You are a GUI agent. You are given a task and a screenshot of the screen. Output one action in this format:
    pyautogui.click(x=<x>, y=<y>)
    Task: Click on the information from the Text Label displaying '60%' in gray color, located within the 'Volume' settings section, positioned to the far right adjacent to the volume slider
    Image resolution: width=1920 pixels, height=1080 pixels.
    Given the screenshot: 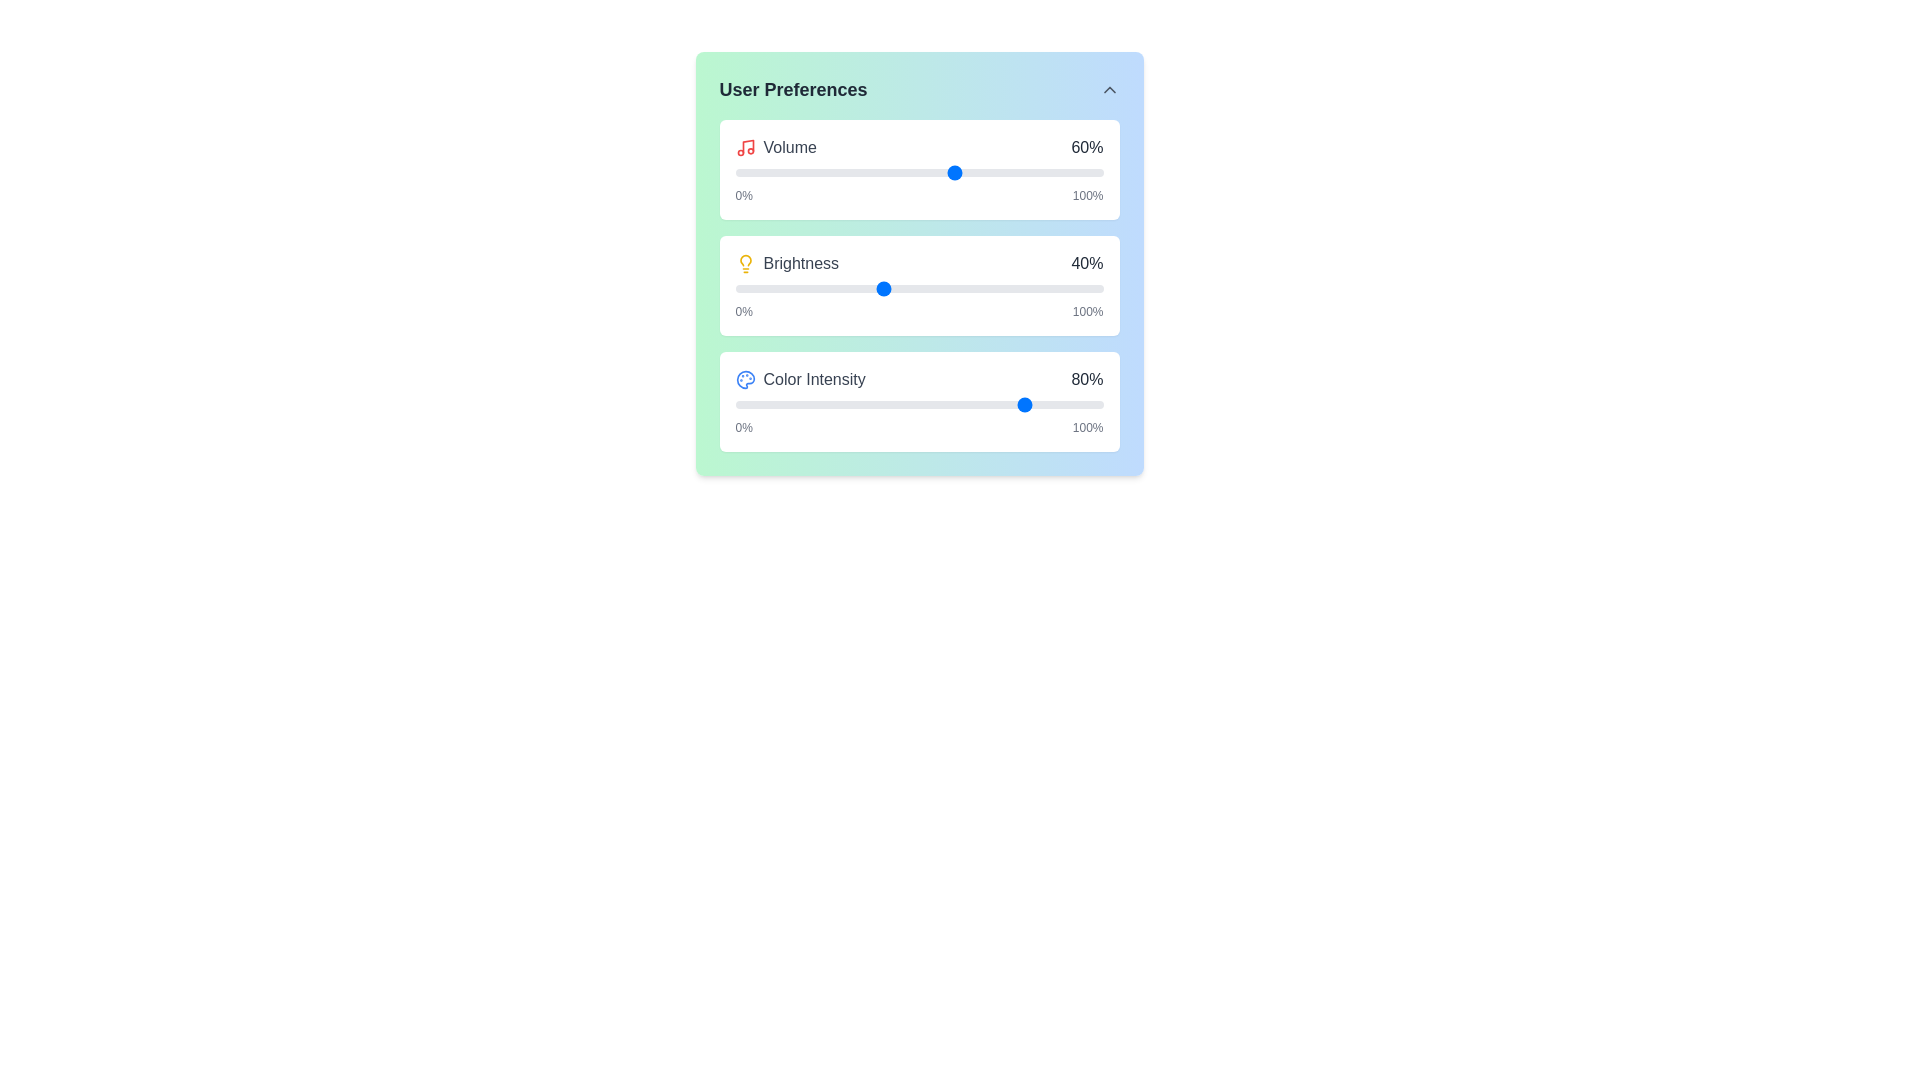 What is the action you would take?
    pyautogui.click(x=1086, y=146)
    